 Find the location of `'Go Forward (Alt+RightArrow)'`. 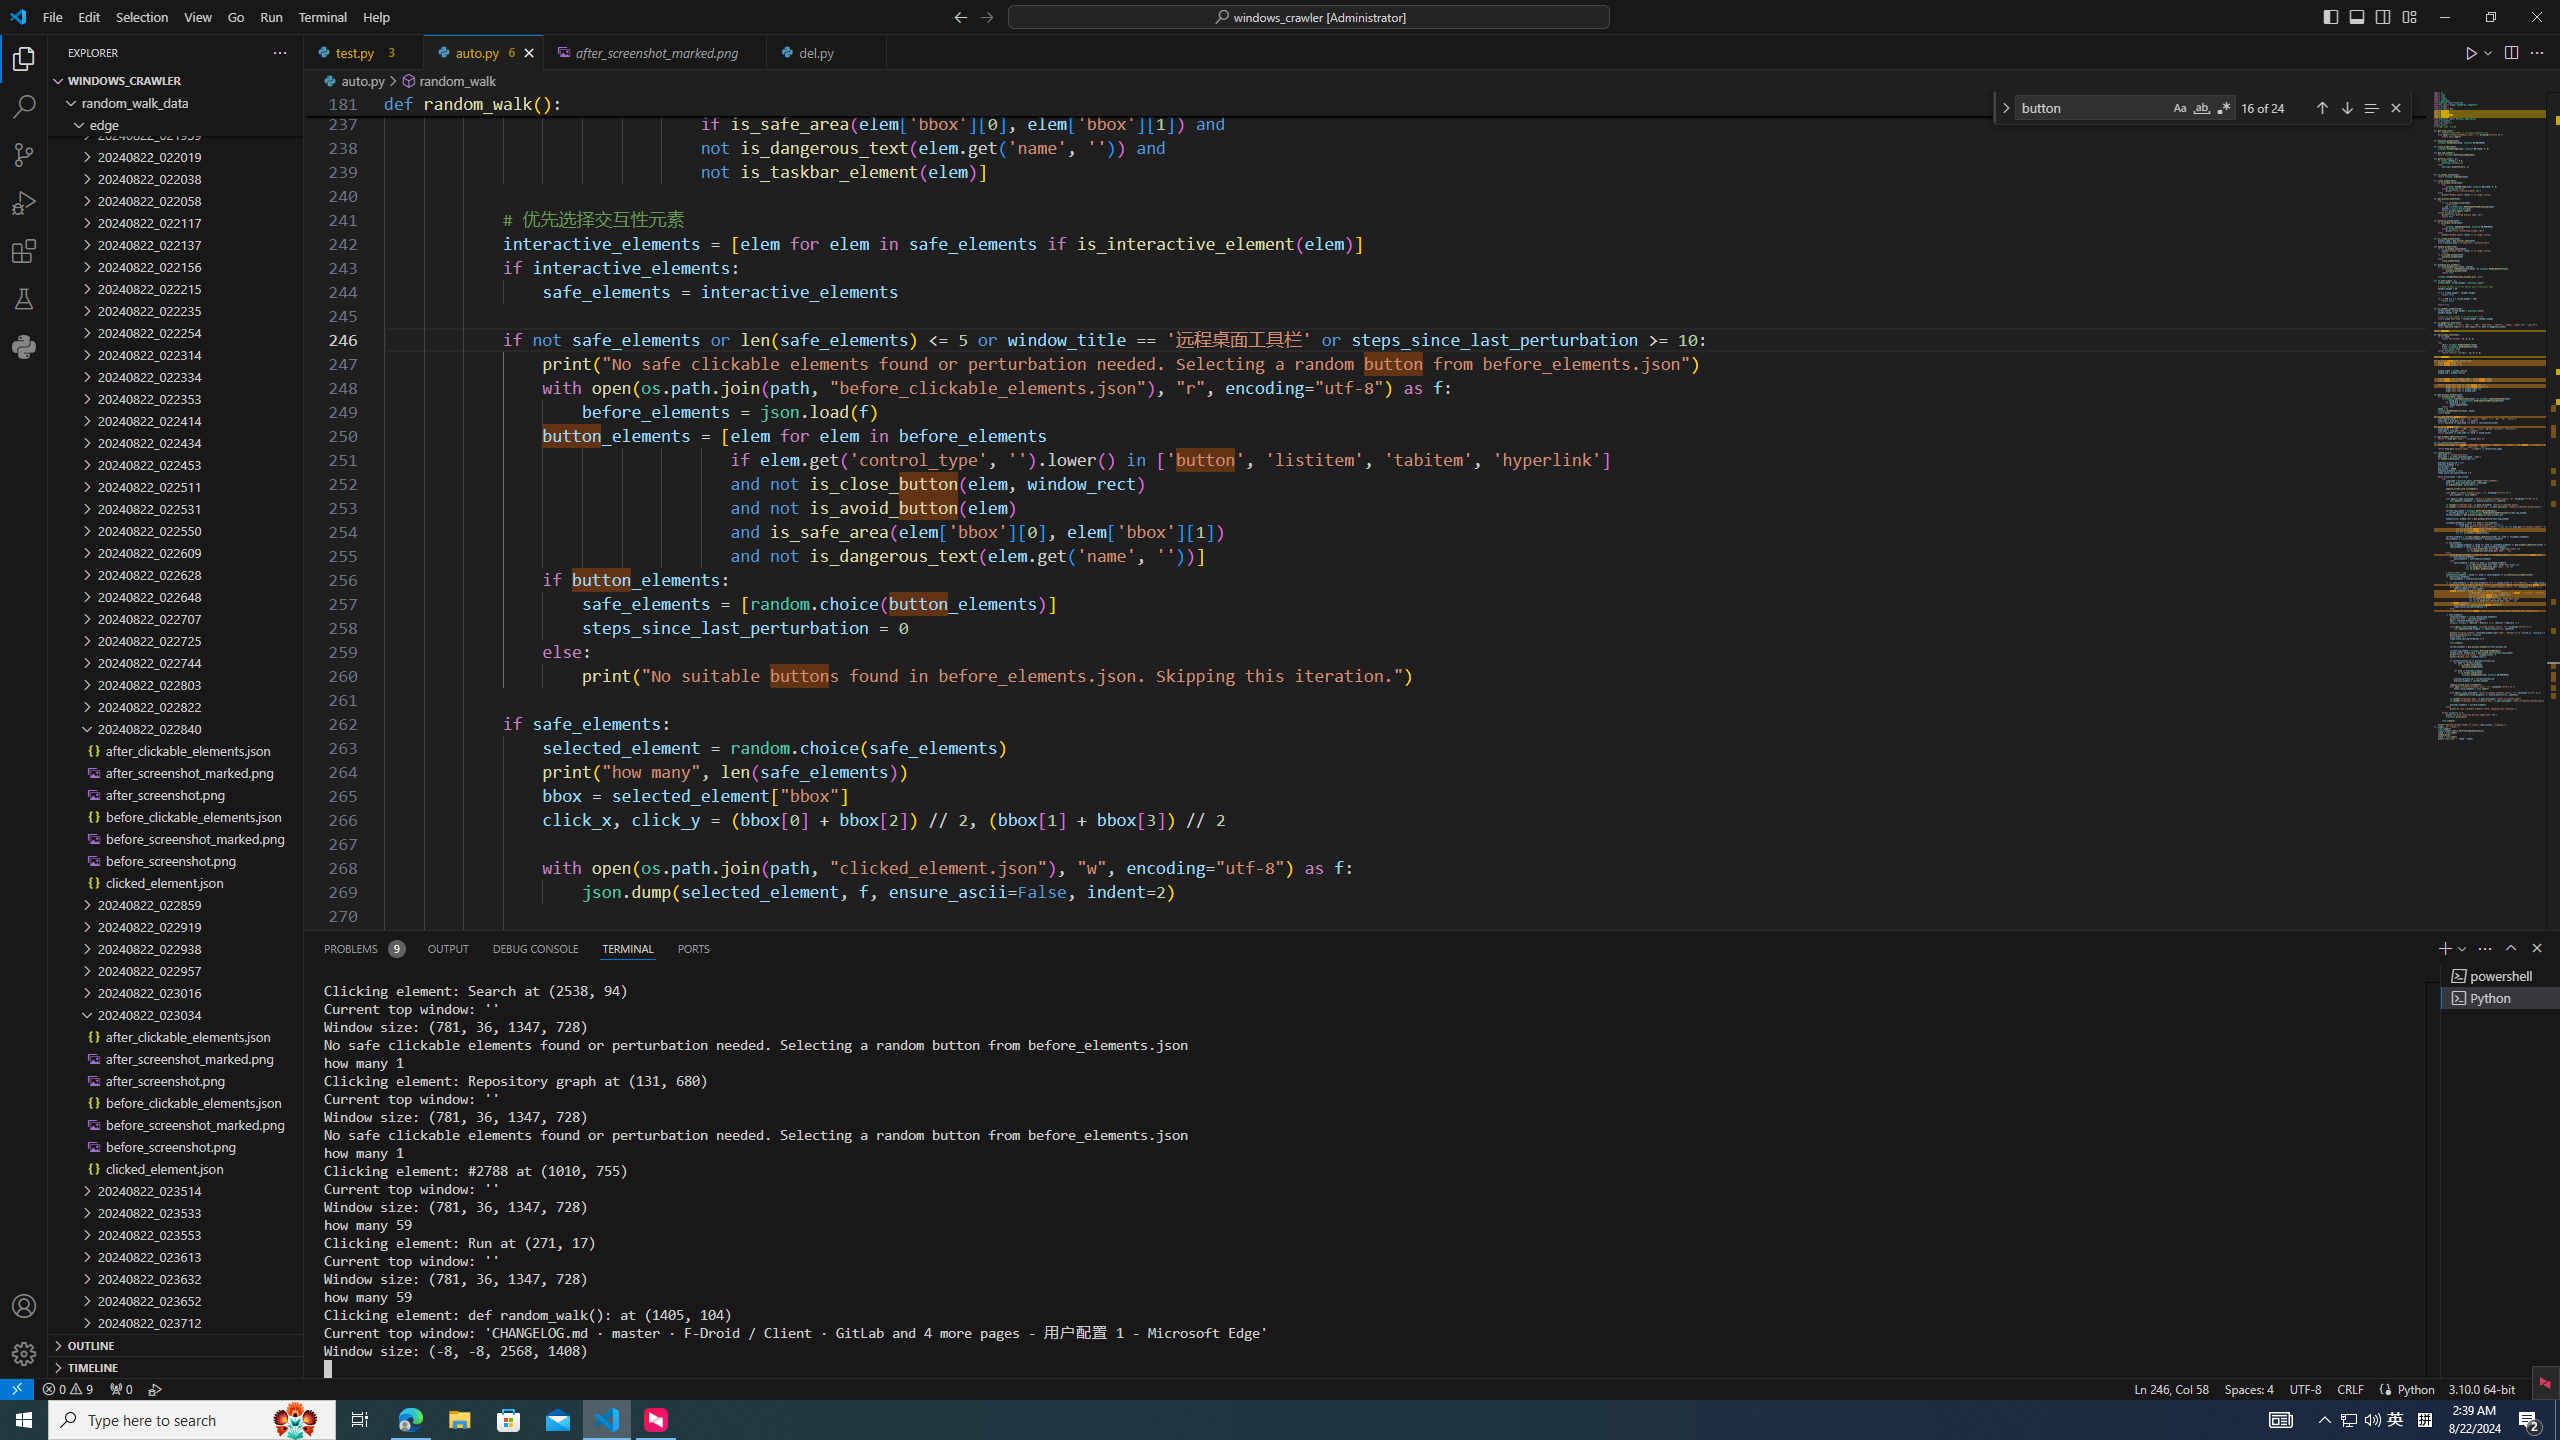

'Go Forward (Alt+RightArrow)' is located at coordinates (986, 15).